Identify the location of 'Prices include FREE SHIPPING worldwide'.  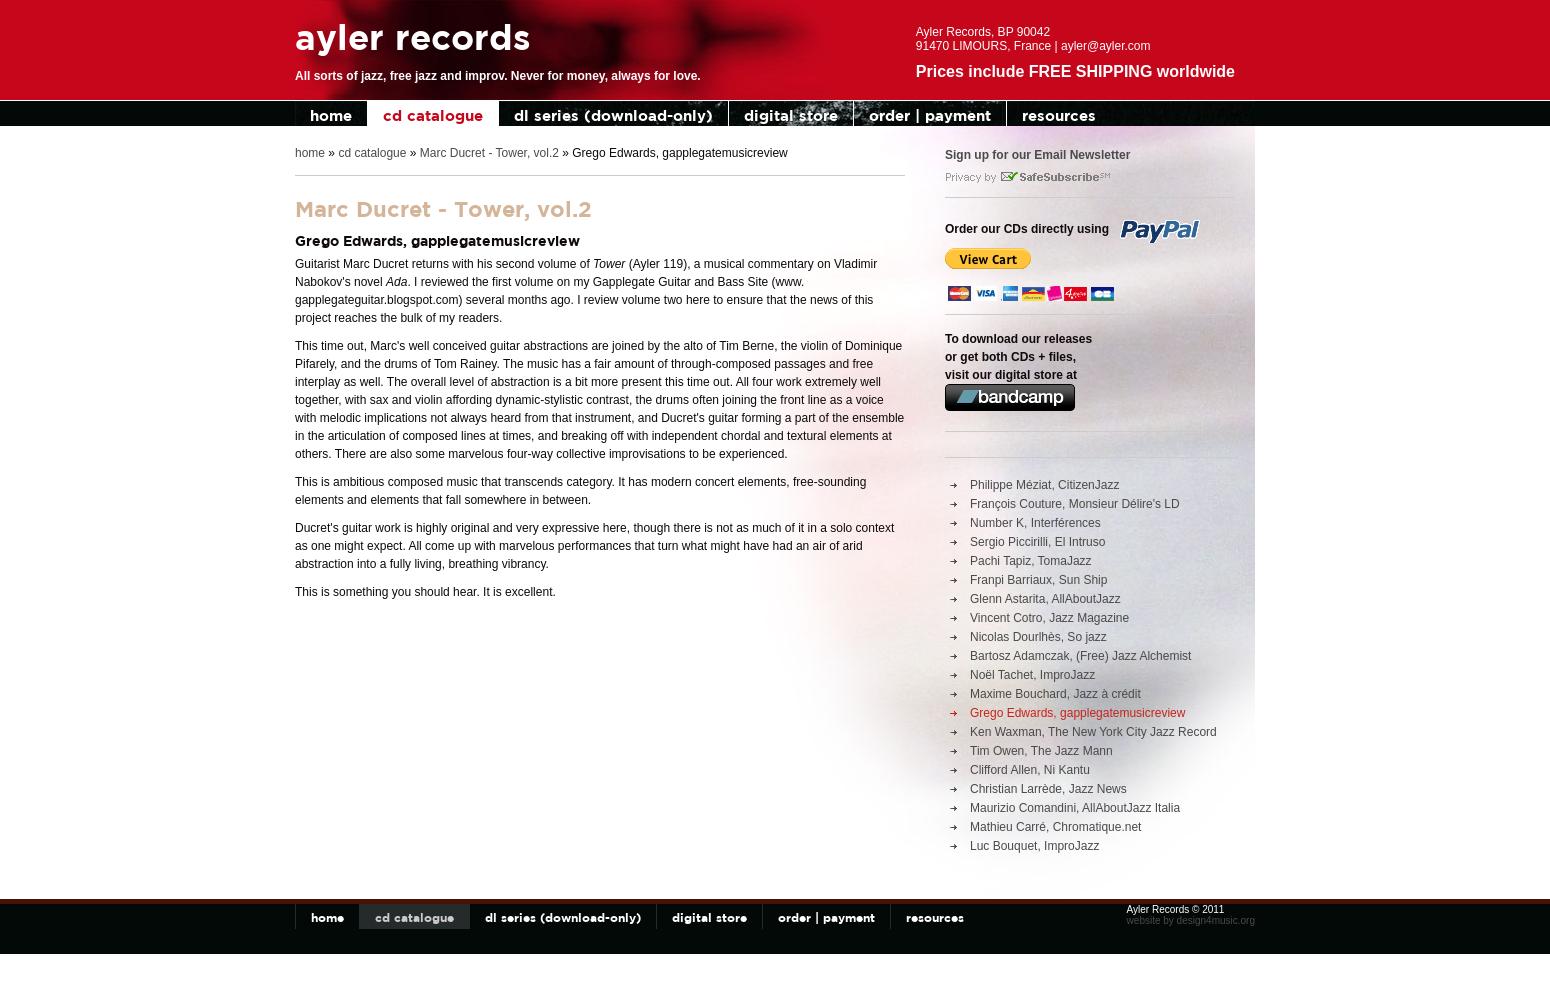
(1074, 70).